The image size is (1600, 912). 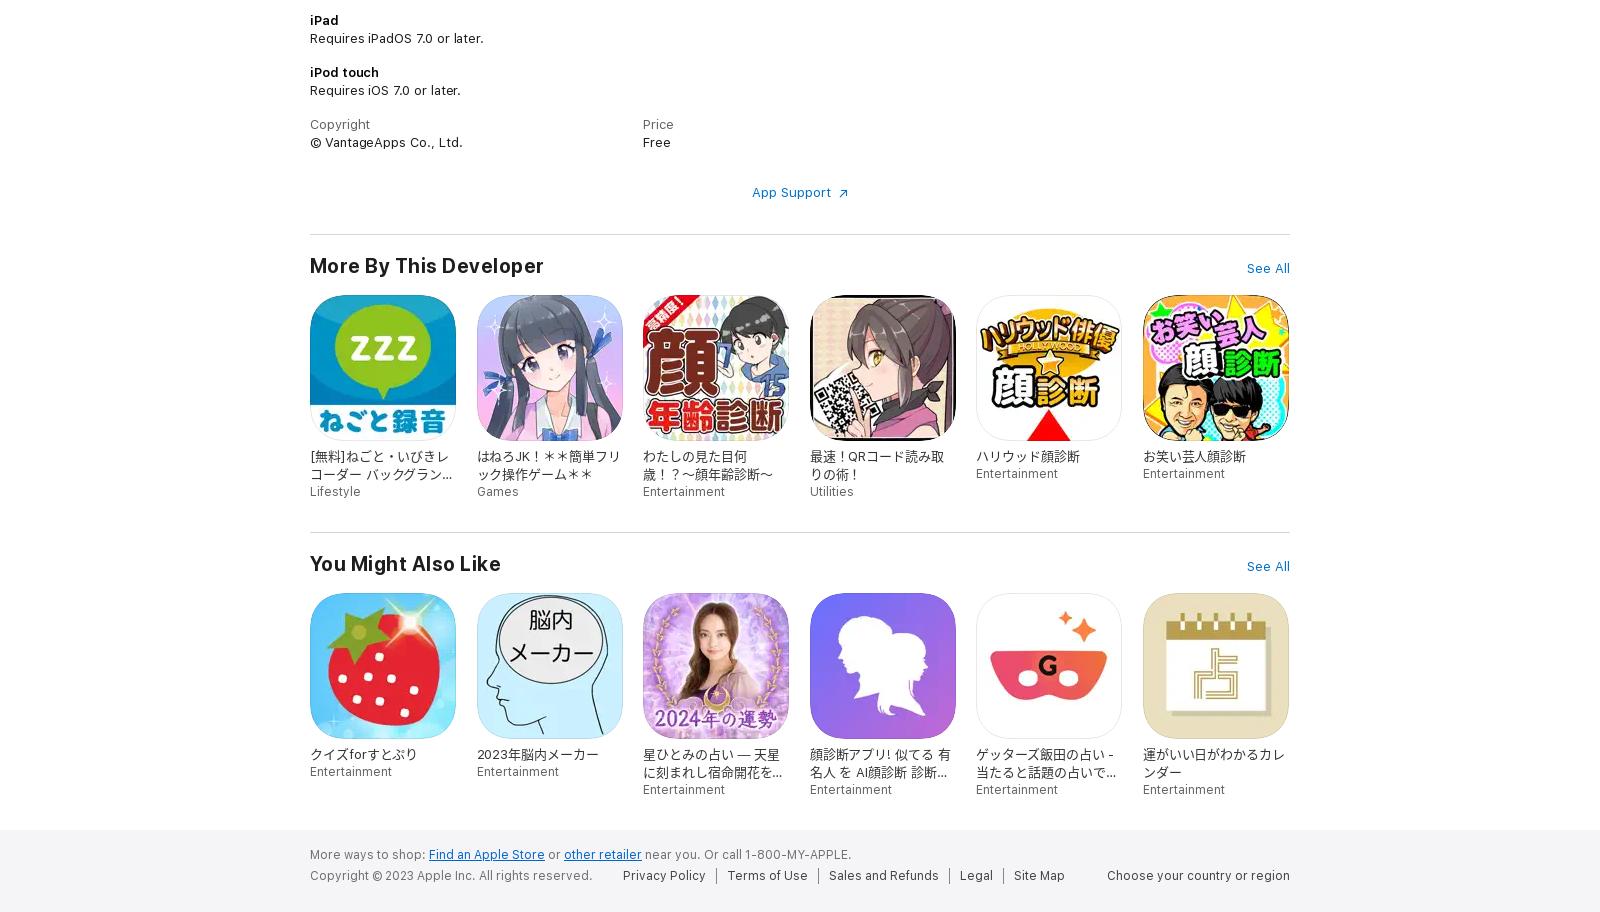 What do you see at coordinates (386, 141) in the screenshot?
I see `'© VantageApps Co., Ltd.'` at bounding box center [386, 141].